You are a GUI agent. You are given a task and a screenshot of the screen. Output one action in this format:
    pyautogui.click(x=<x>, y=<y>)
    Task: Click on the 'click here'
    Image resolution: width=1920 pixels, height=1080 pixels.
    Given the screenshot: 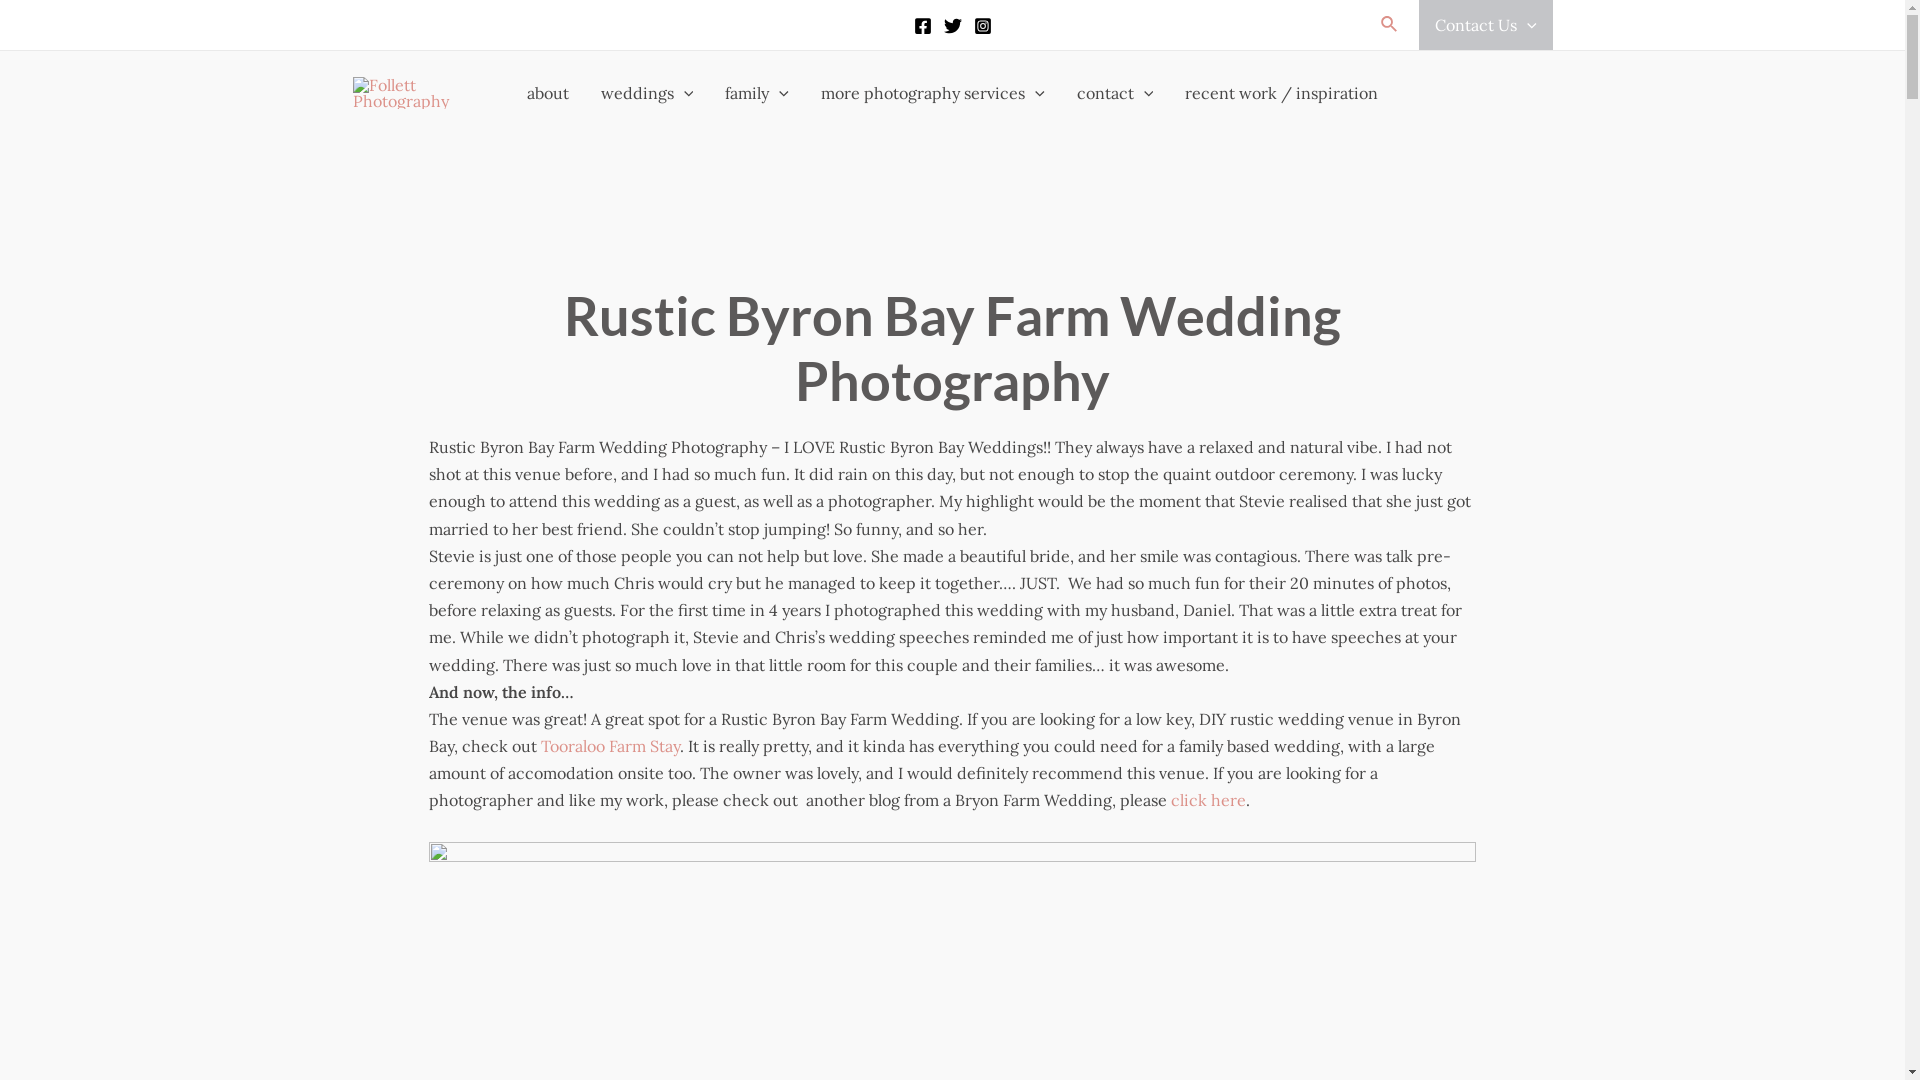 What is the action you would take?
    pyautogui.click(x=1207, y=798)
    